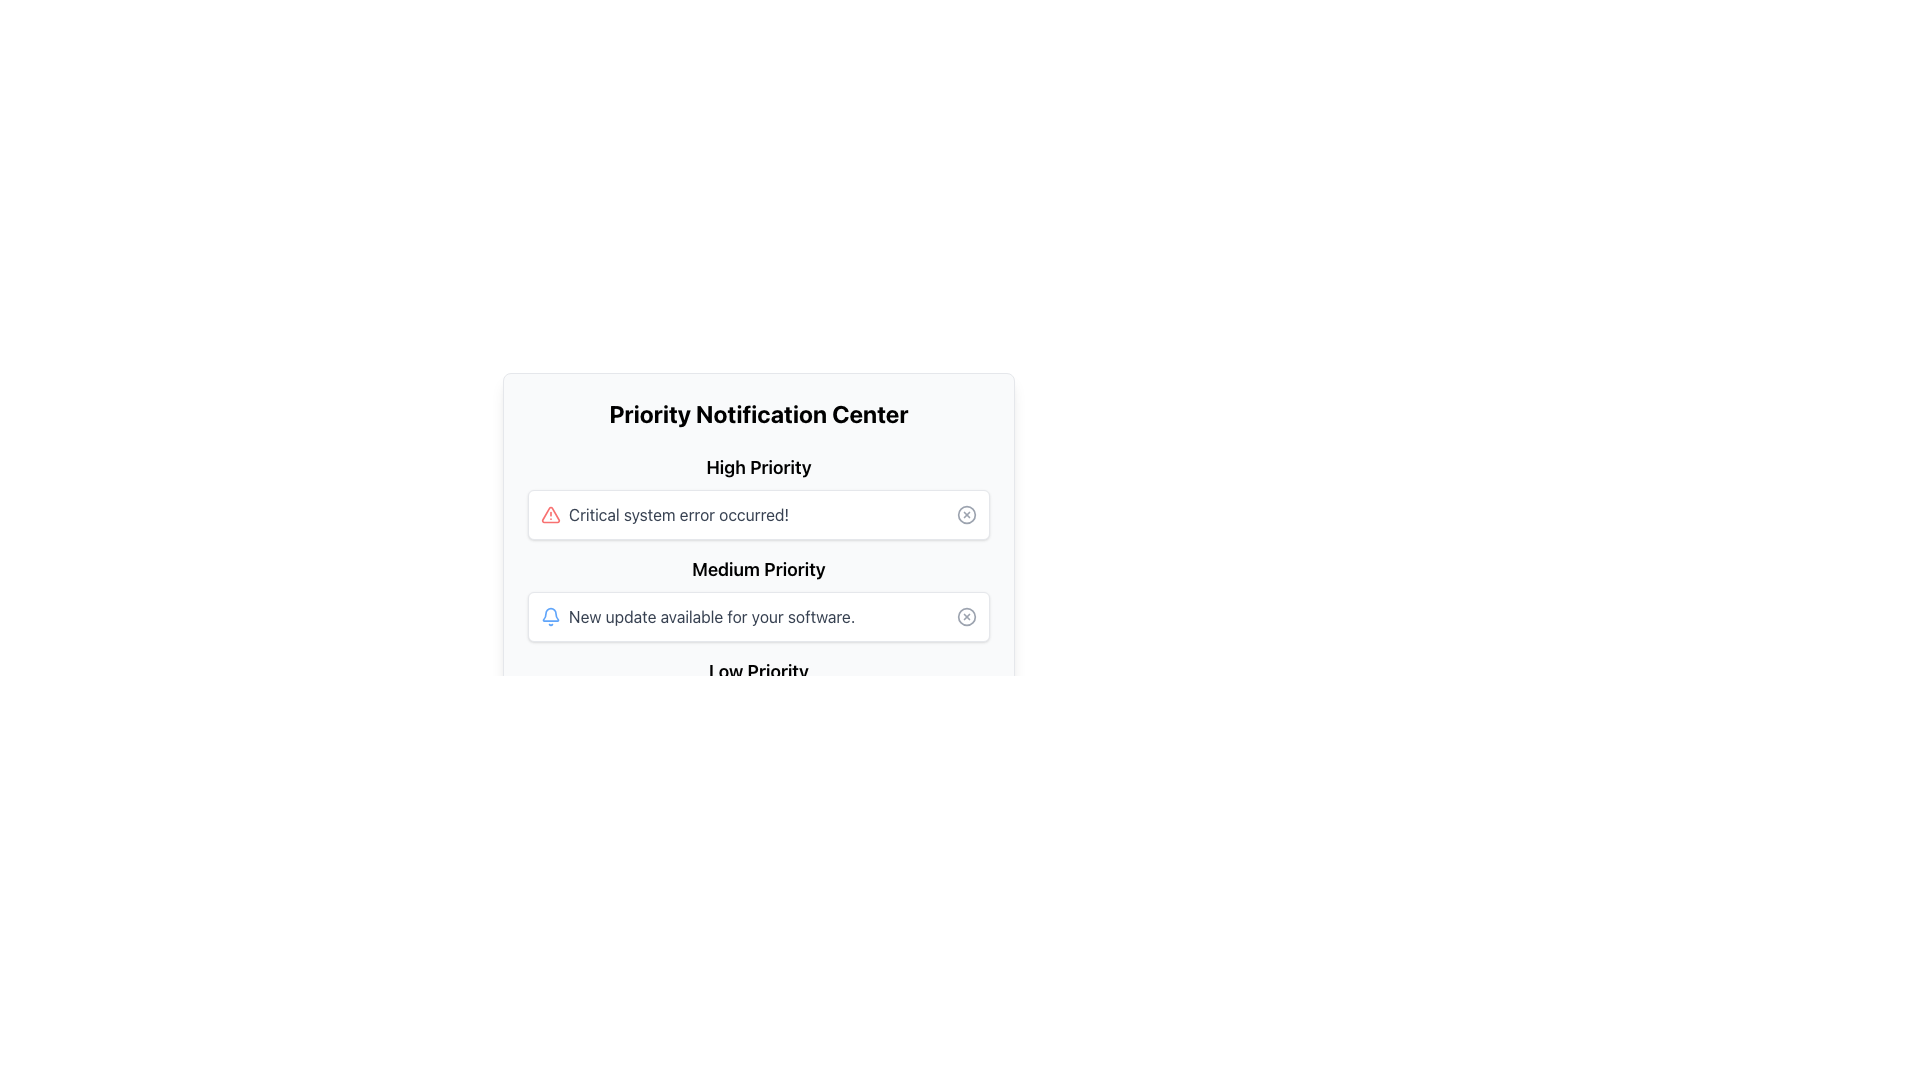 The width and height of the screenshot is (1920, 1080). What do you see at coordinates (551, 616) in the screenshot?
I see `the notification icon indicating a medium-priority update, located in the 'Medium Priority' section of the 'Priority Notification Center', to the left of the text 'New update available for your software.'` at bounding box center [551, 616].